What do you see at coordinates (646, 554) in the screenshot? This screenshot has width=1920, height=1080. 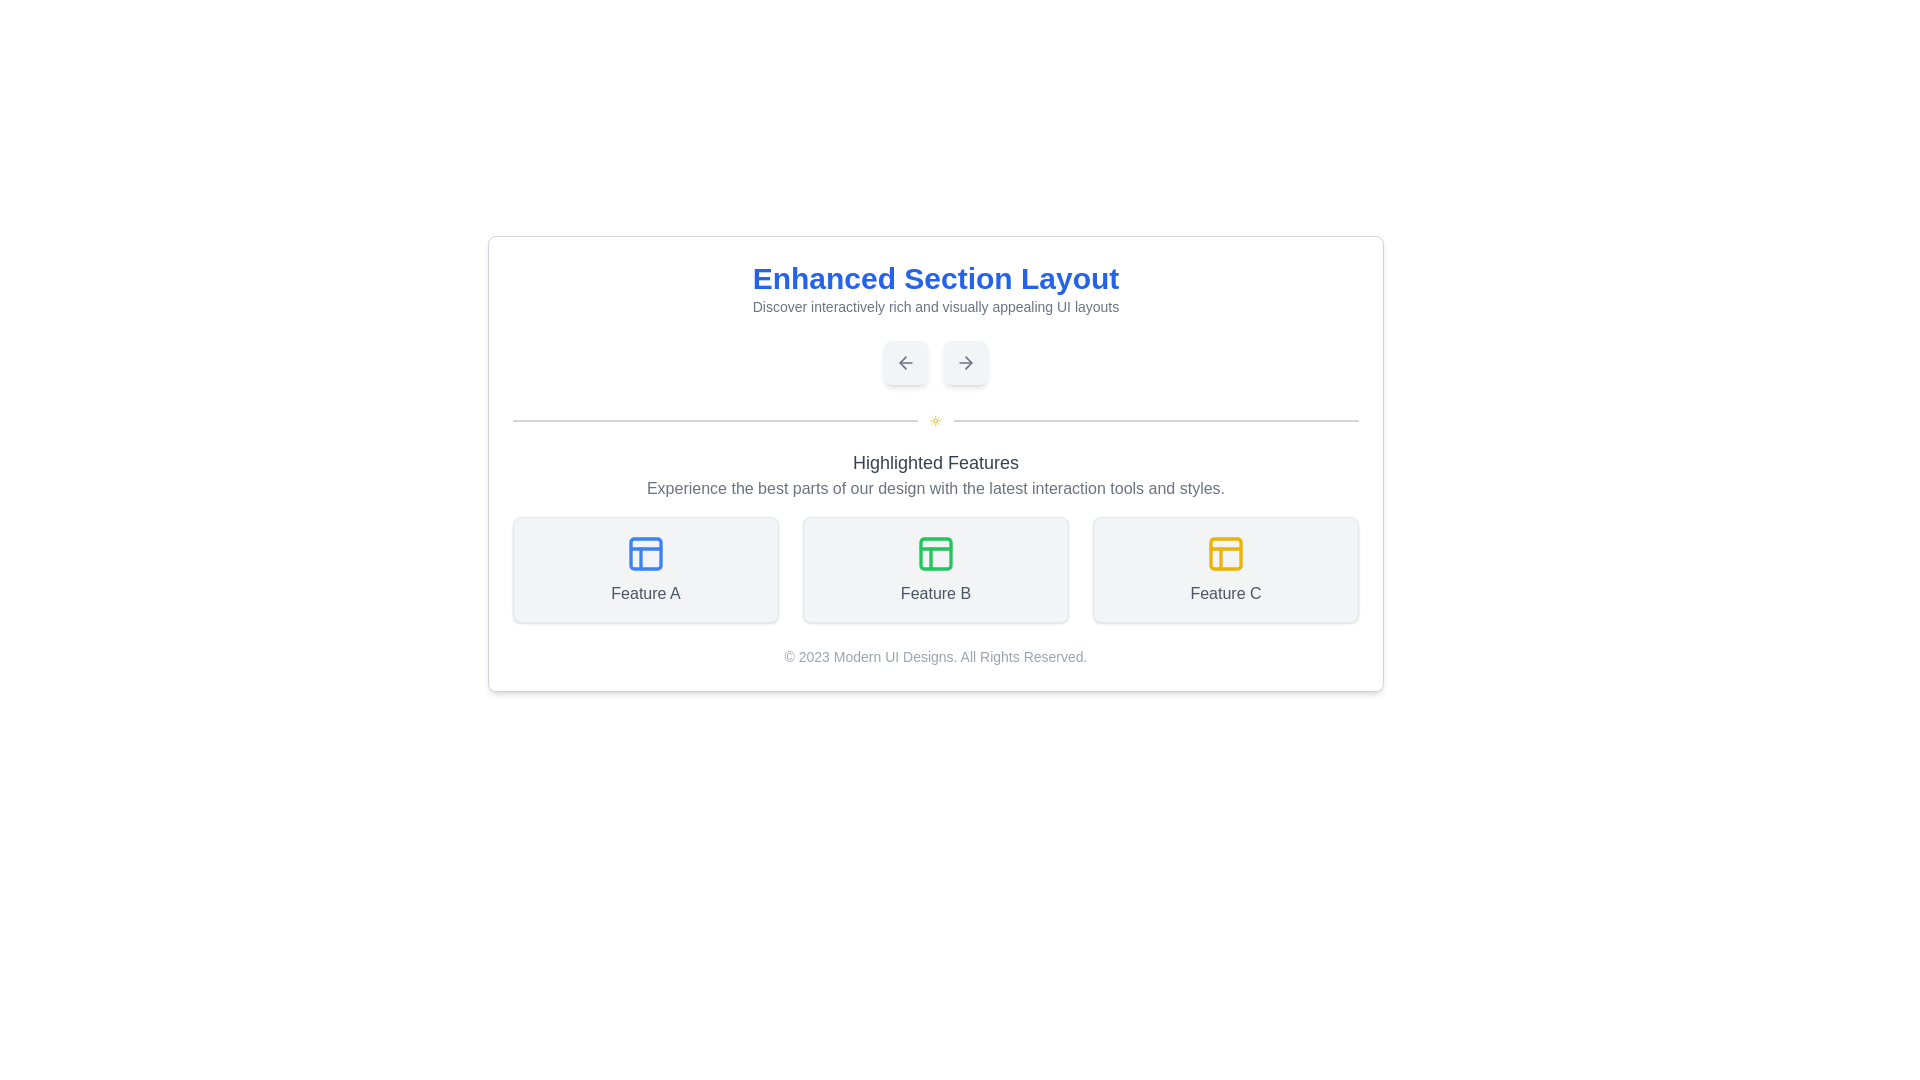 I see `the blue graphical icon with a grid-like pattern located centrally above the text 'Feature A'` at bounding box center [646, 554].